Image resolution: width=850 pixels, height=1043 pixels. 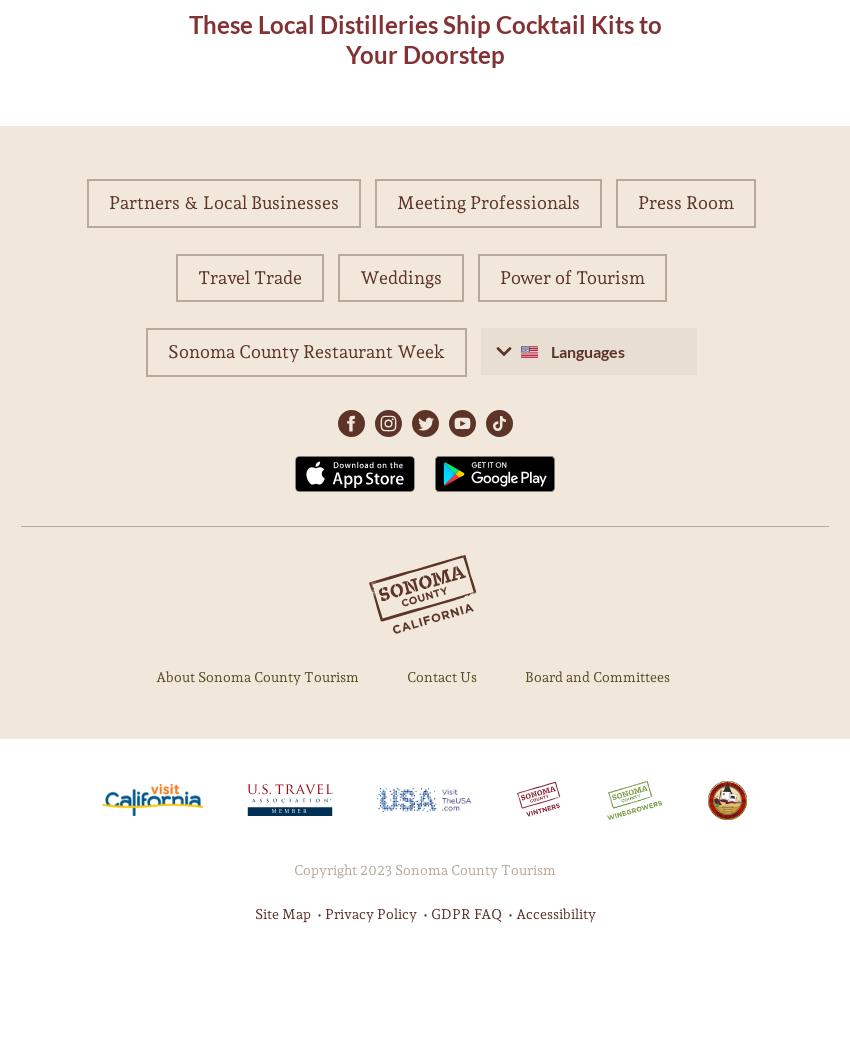 What do you see at coordinates (369, 912) in the screenshot?
I see `'Privacy Policy'` at bounding box center [369, 912].